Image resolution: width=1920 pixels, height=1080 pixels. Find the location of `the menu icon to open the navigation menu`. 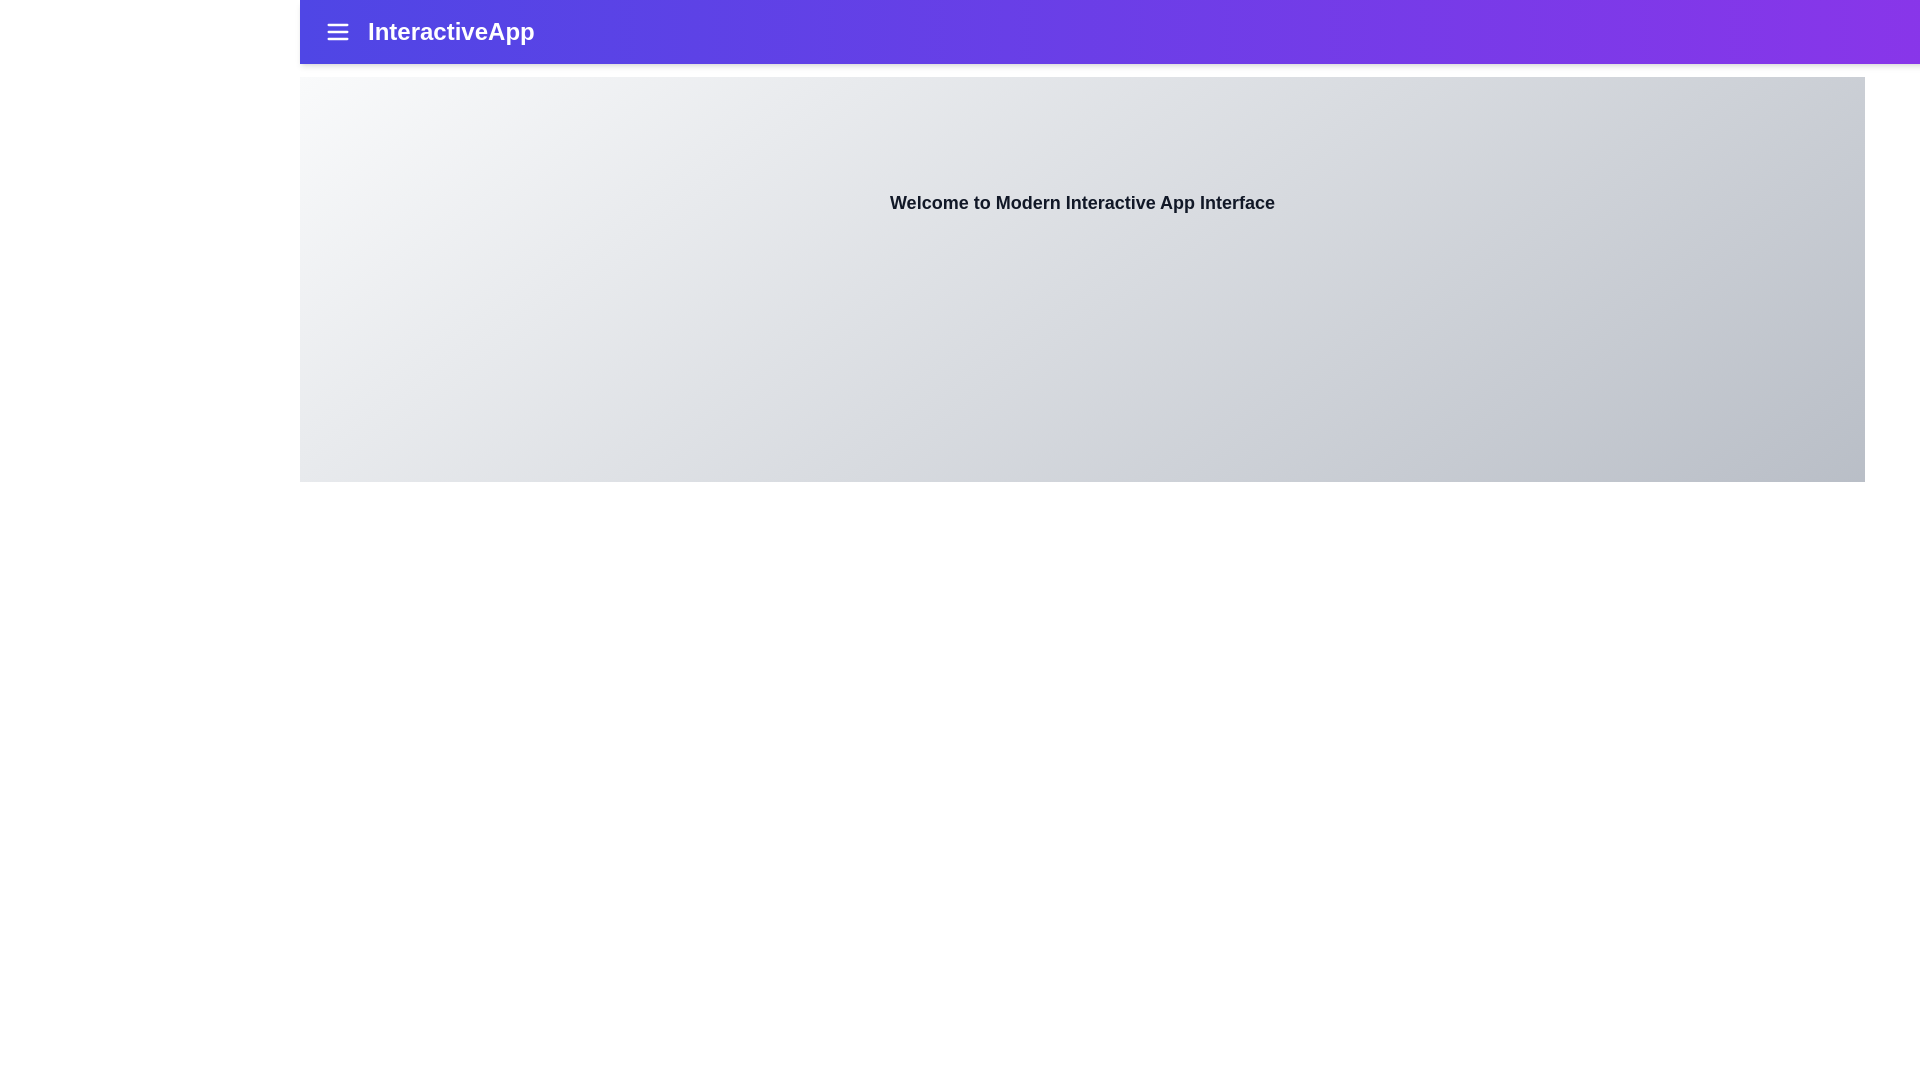

the menu icon to open the navigation menu is located at coordinates (337, 31).